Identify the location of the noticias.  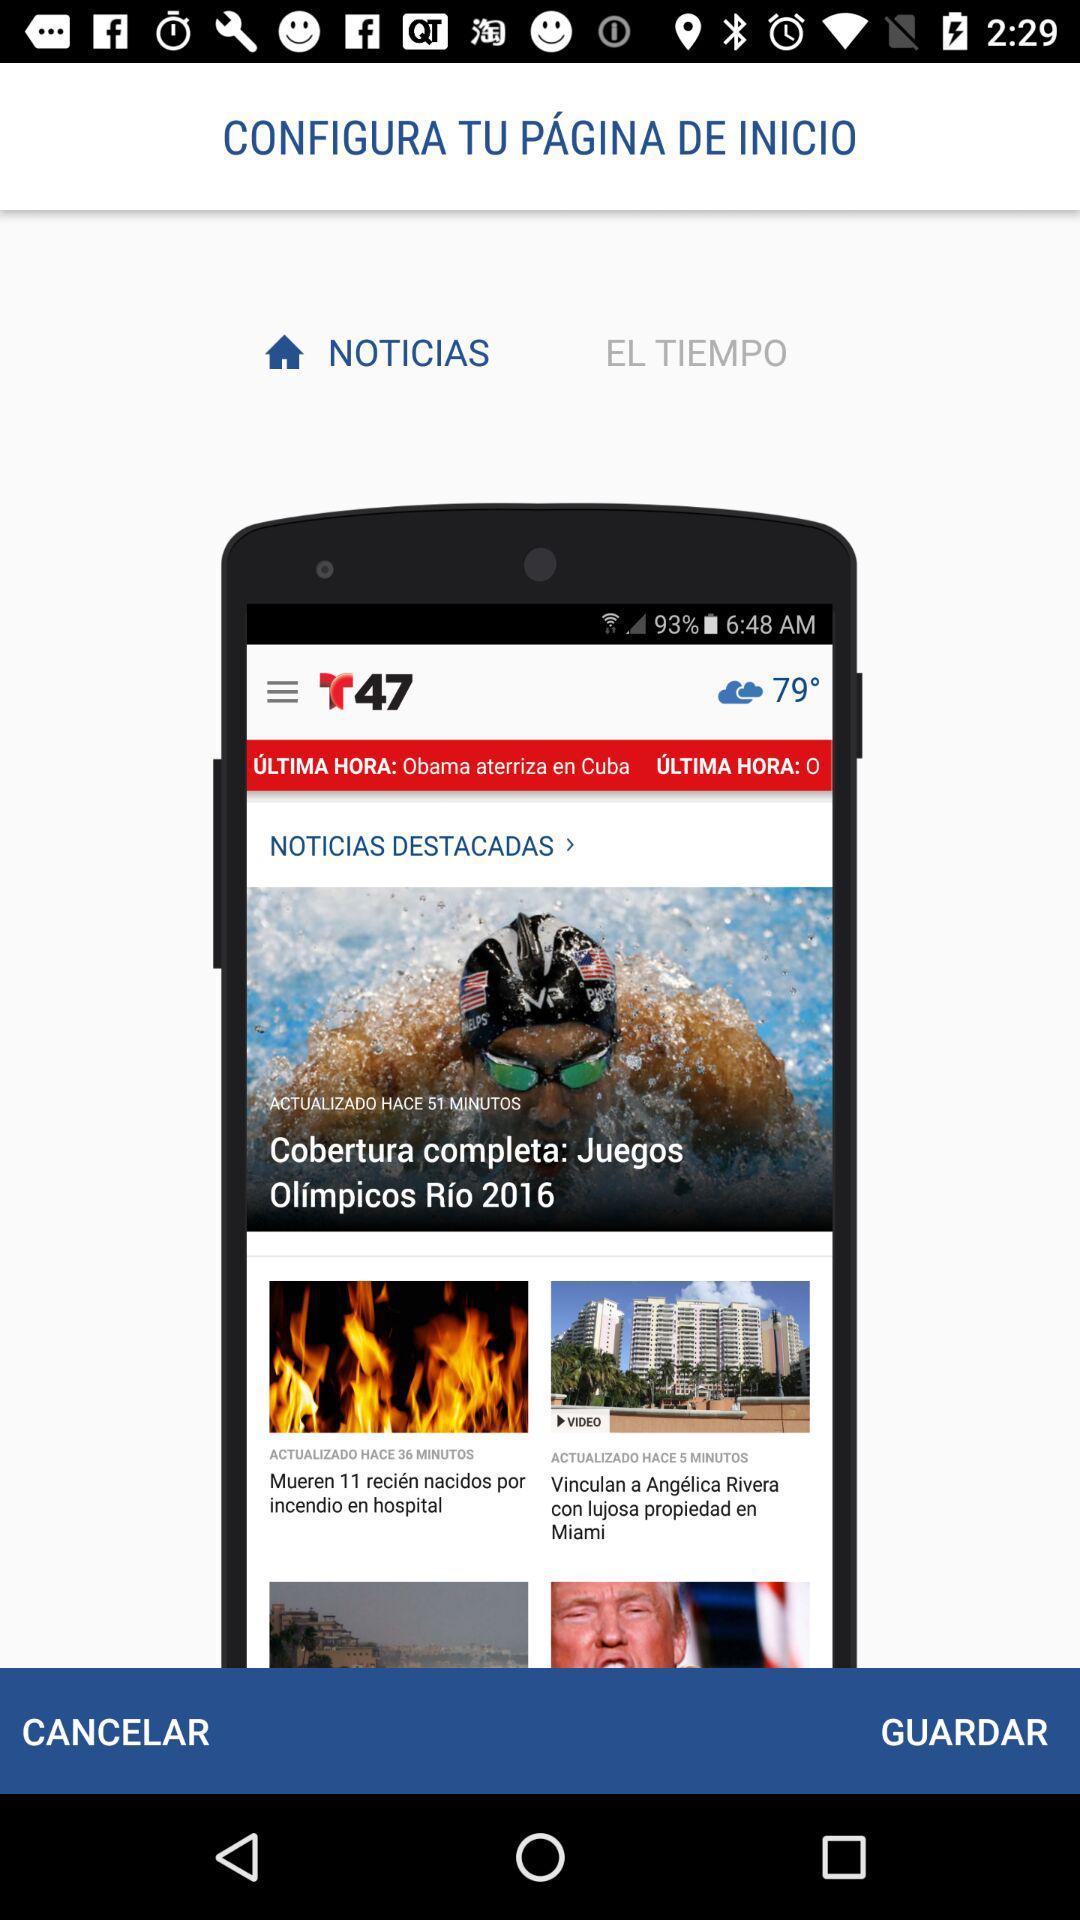
(403, 351).